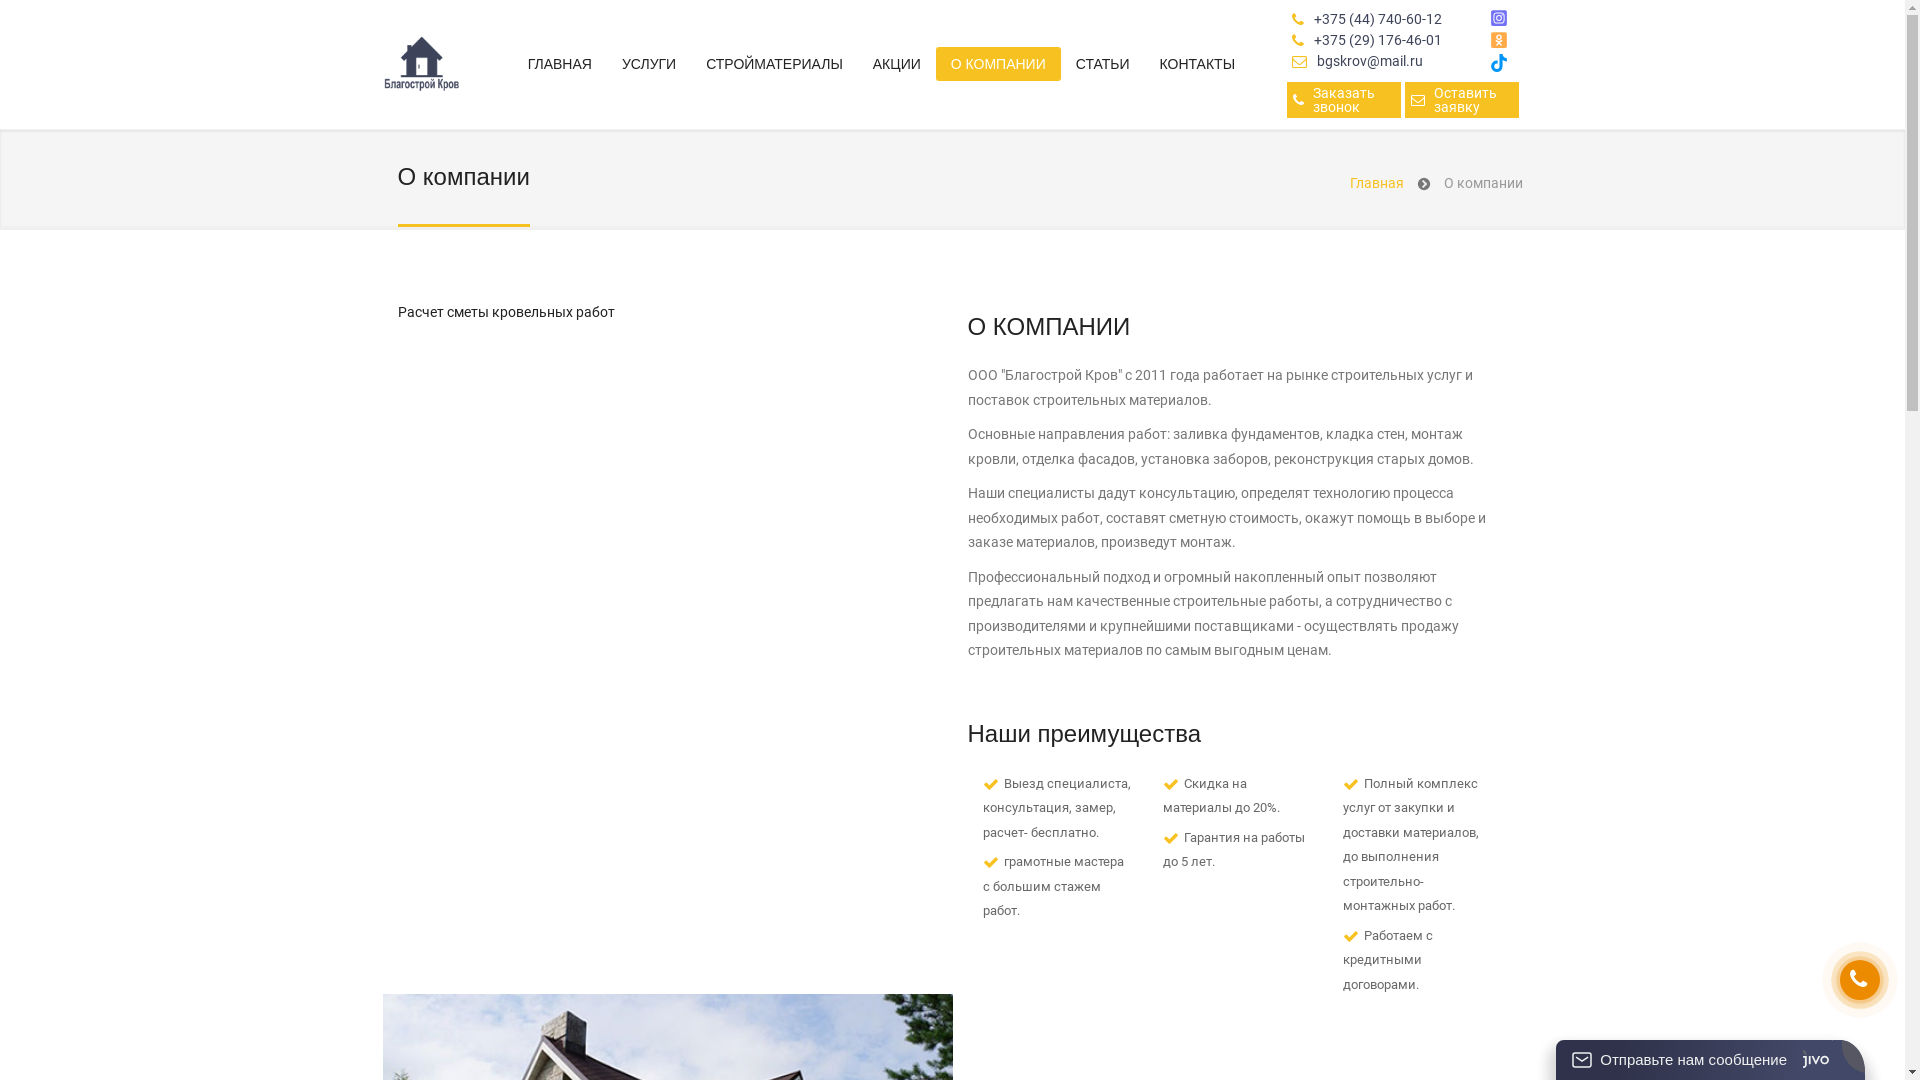 This screenshot has height=1080, width=1920. Describe the element at coordinates (1376, 40) in the screenshot. I see `'+375 (29) 176-46-01'` at that location.